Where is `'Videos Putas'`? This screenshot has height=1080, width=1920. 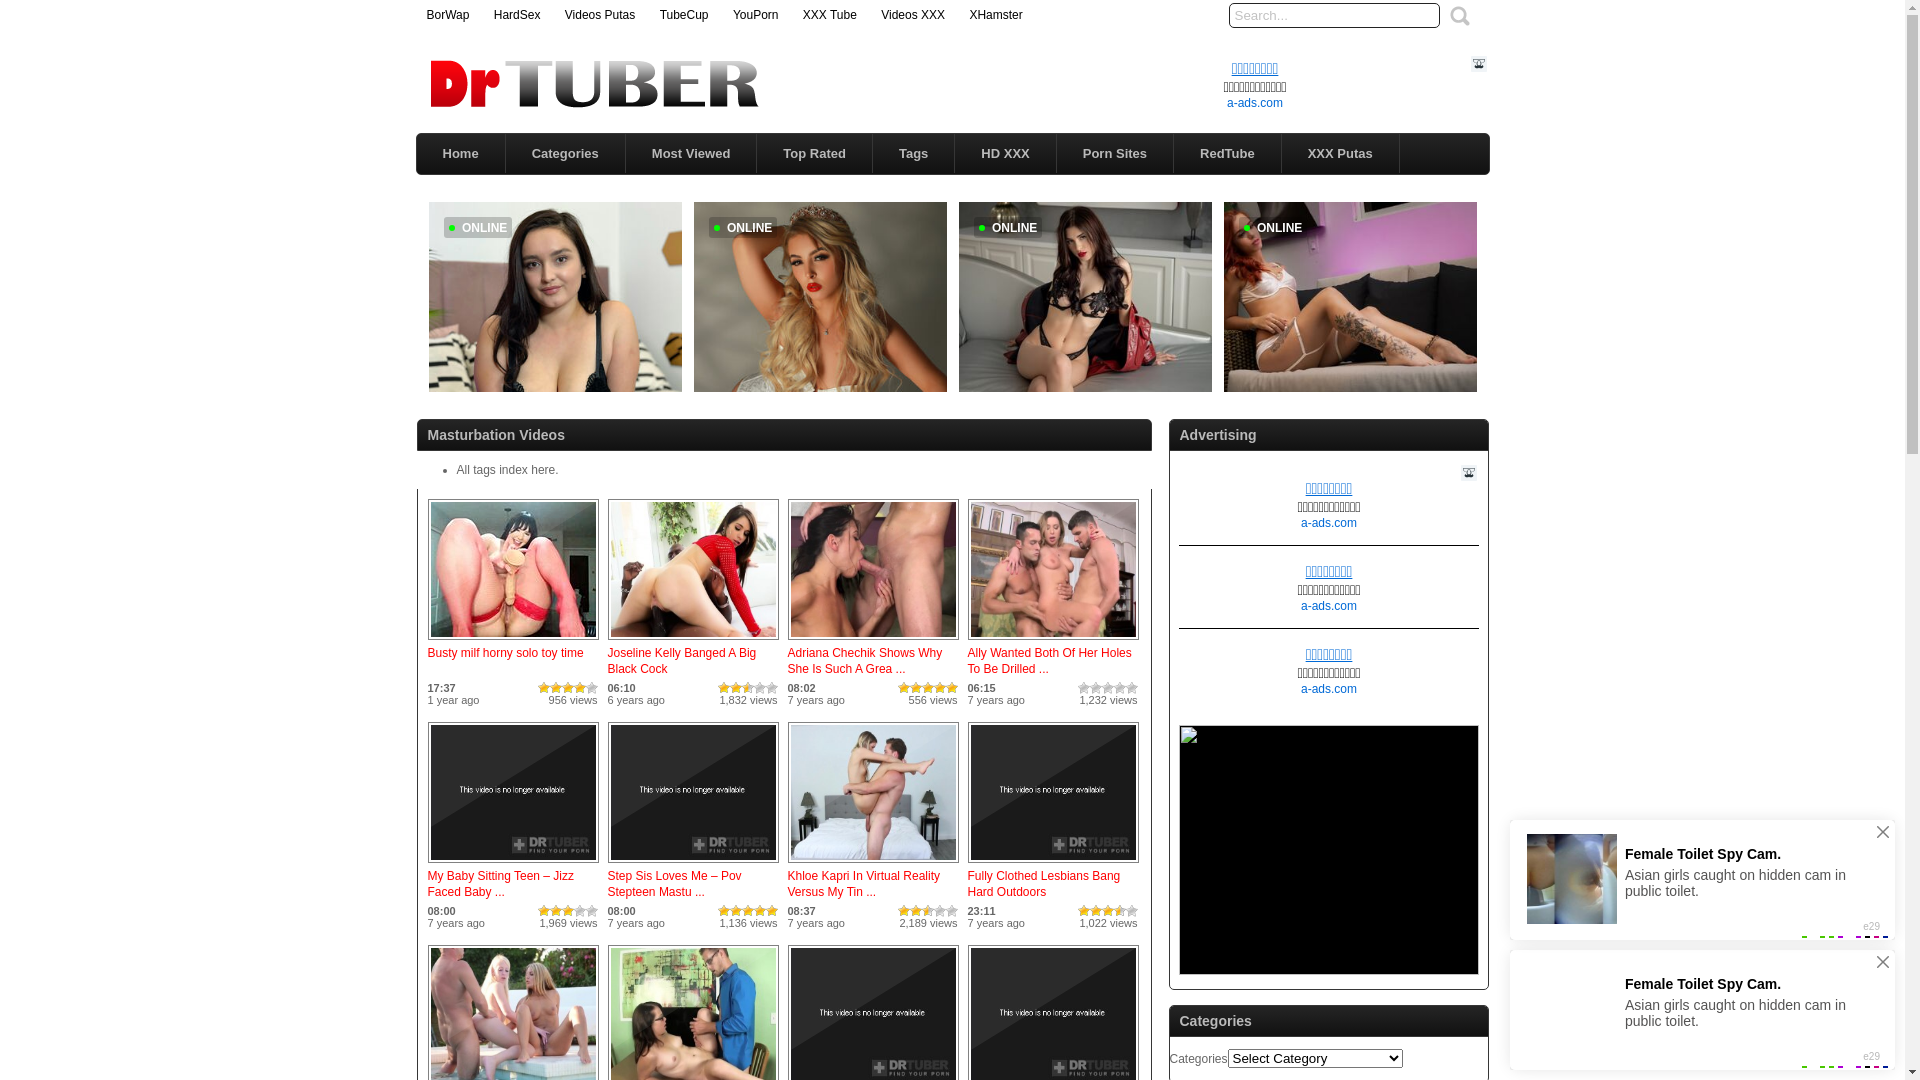
'Videos Putas' is located at coordinates (599, 15).